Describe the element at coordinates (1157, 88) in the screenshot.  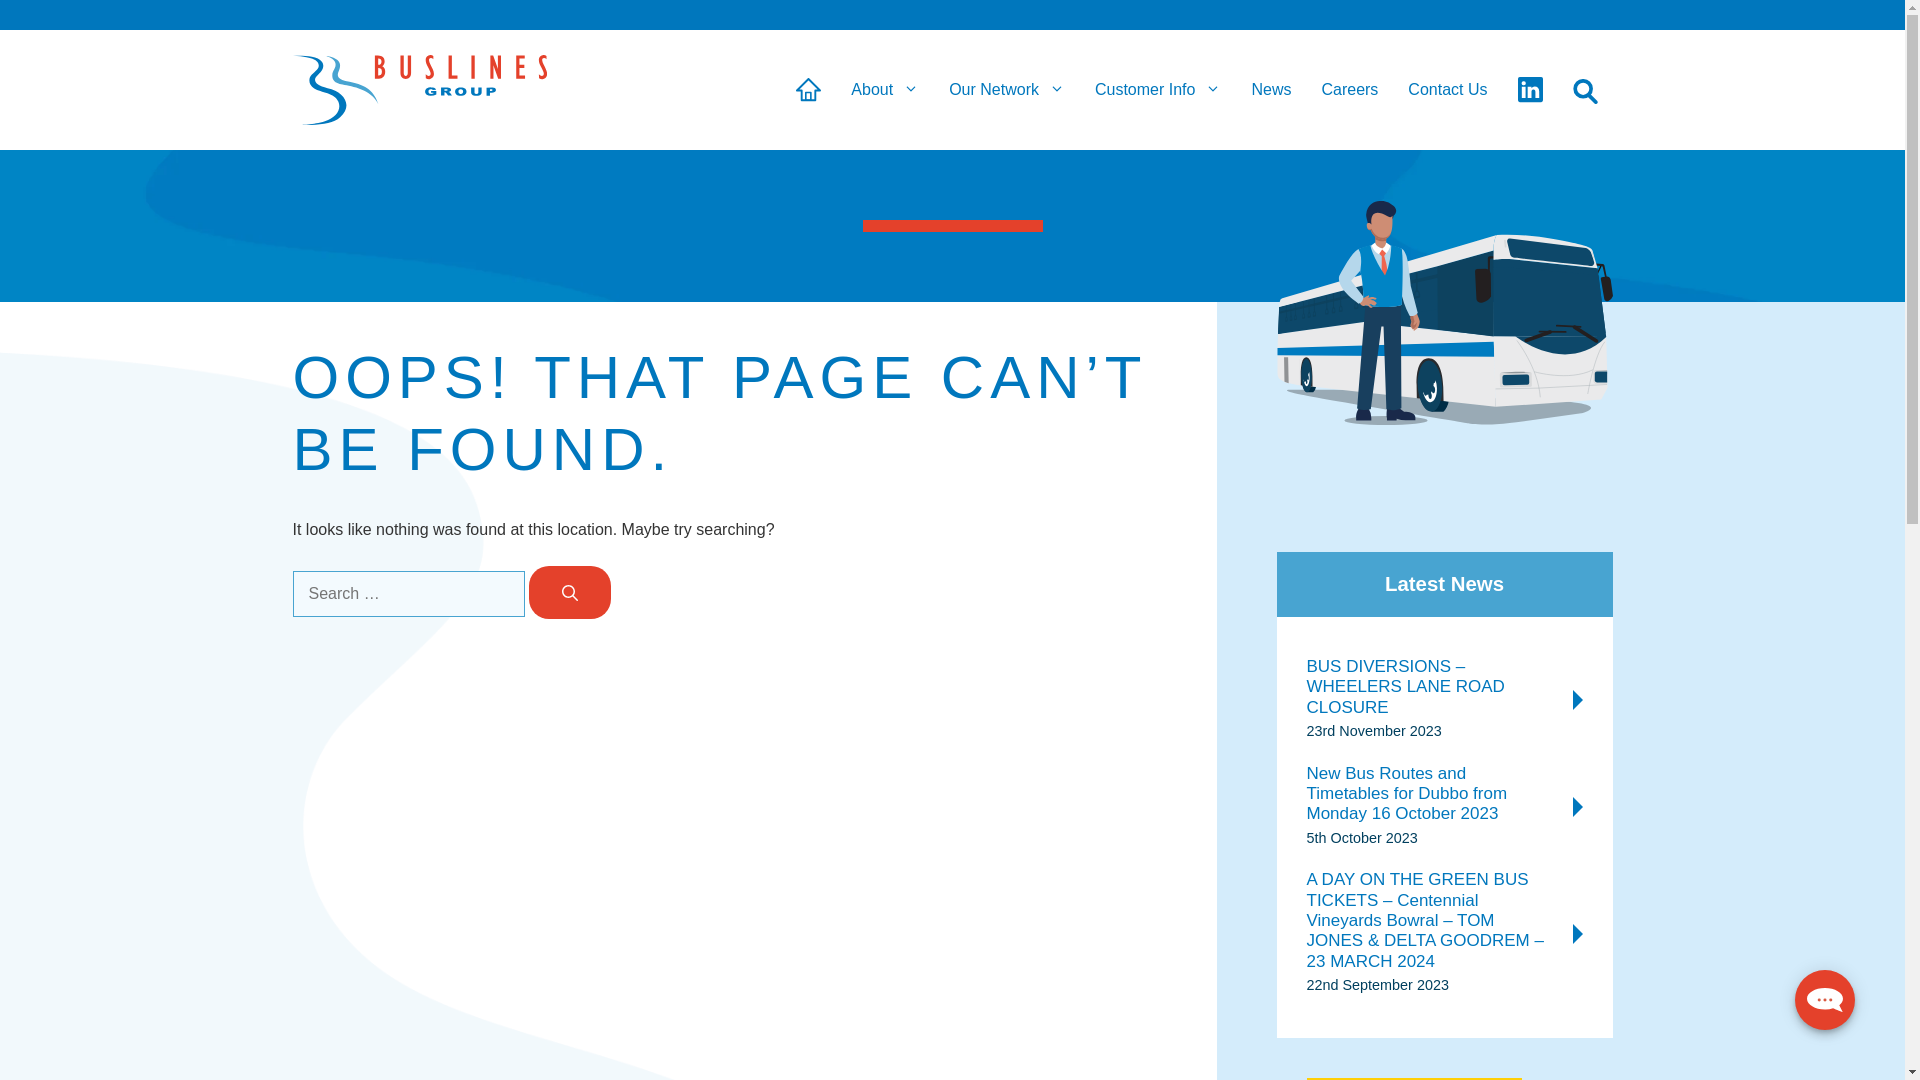
I see `'Customer Info'` at that location.